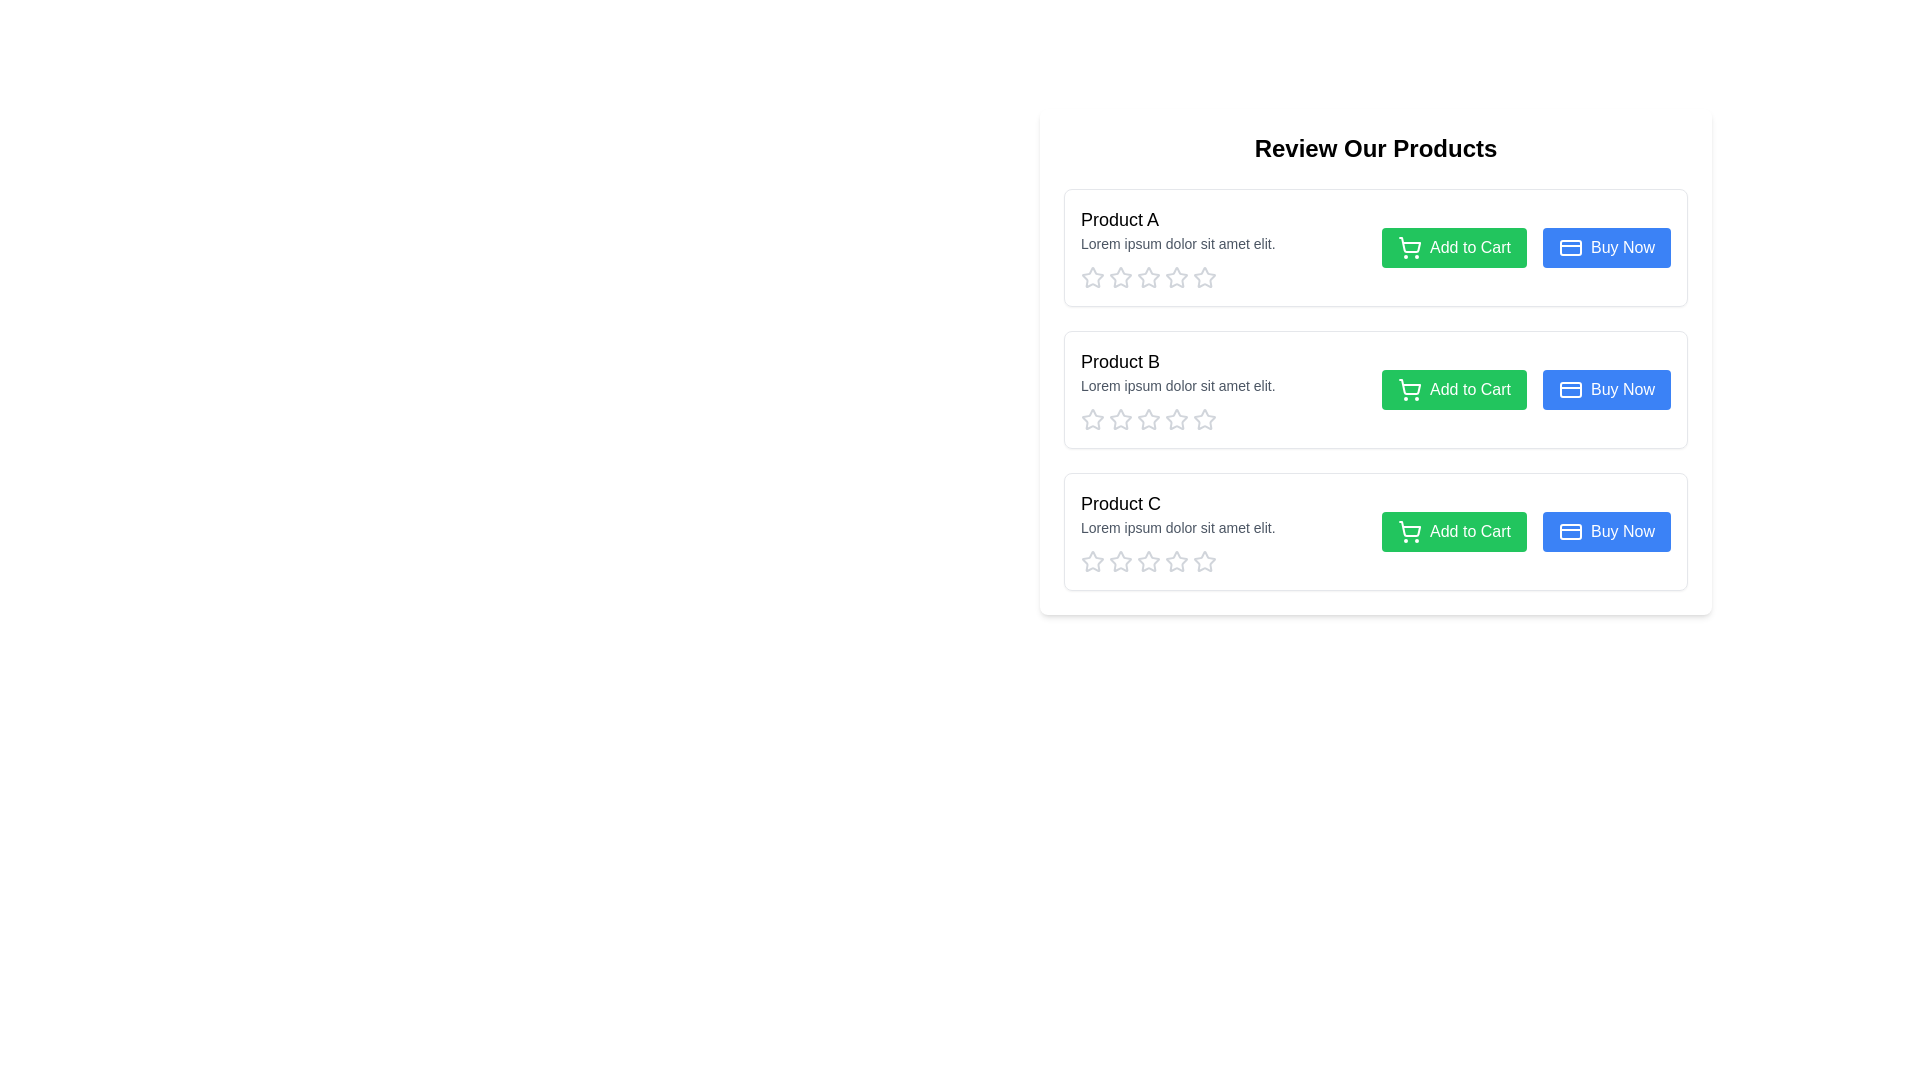 The image size is (1920, 1080). I want to click on the first star of the rating system under 'Product C' in the 'Review Our Products' section, so click(1148, 561).